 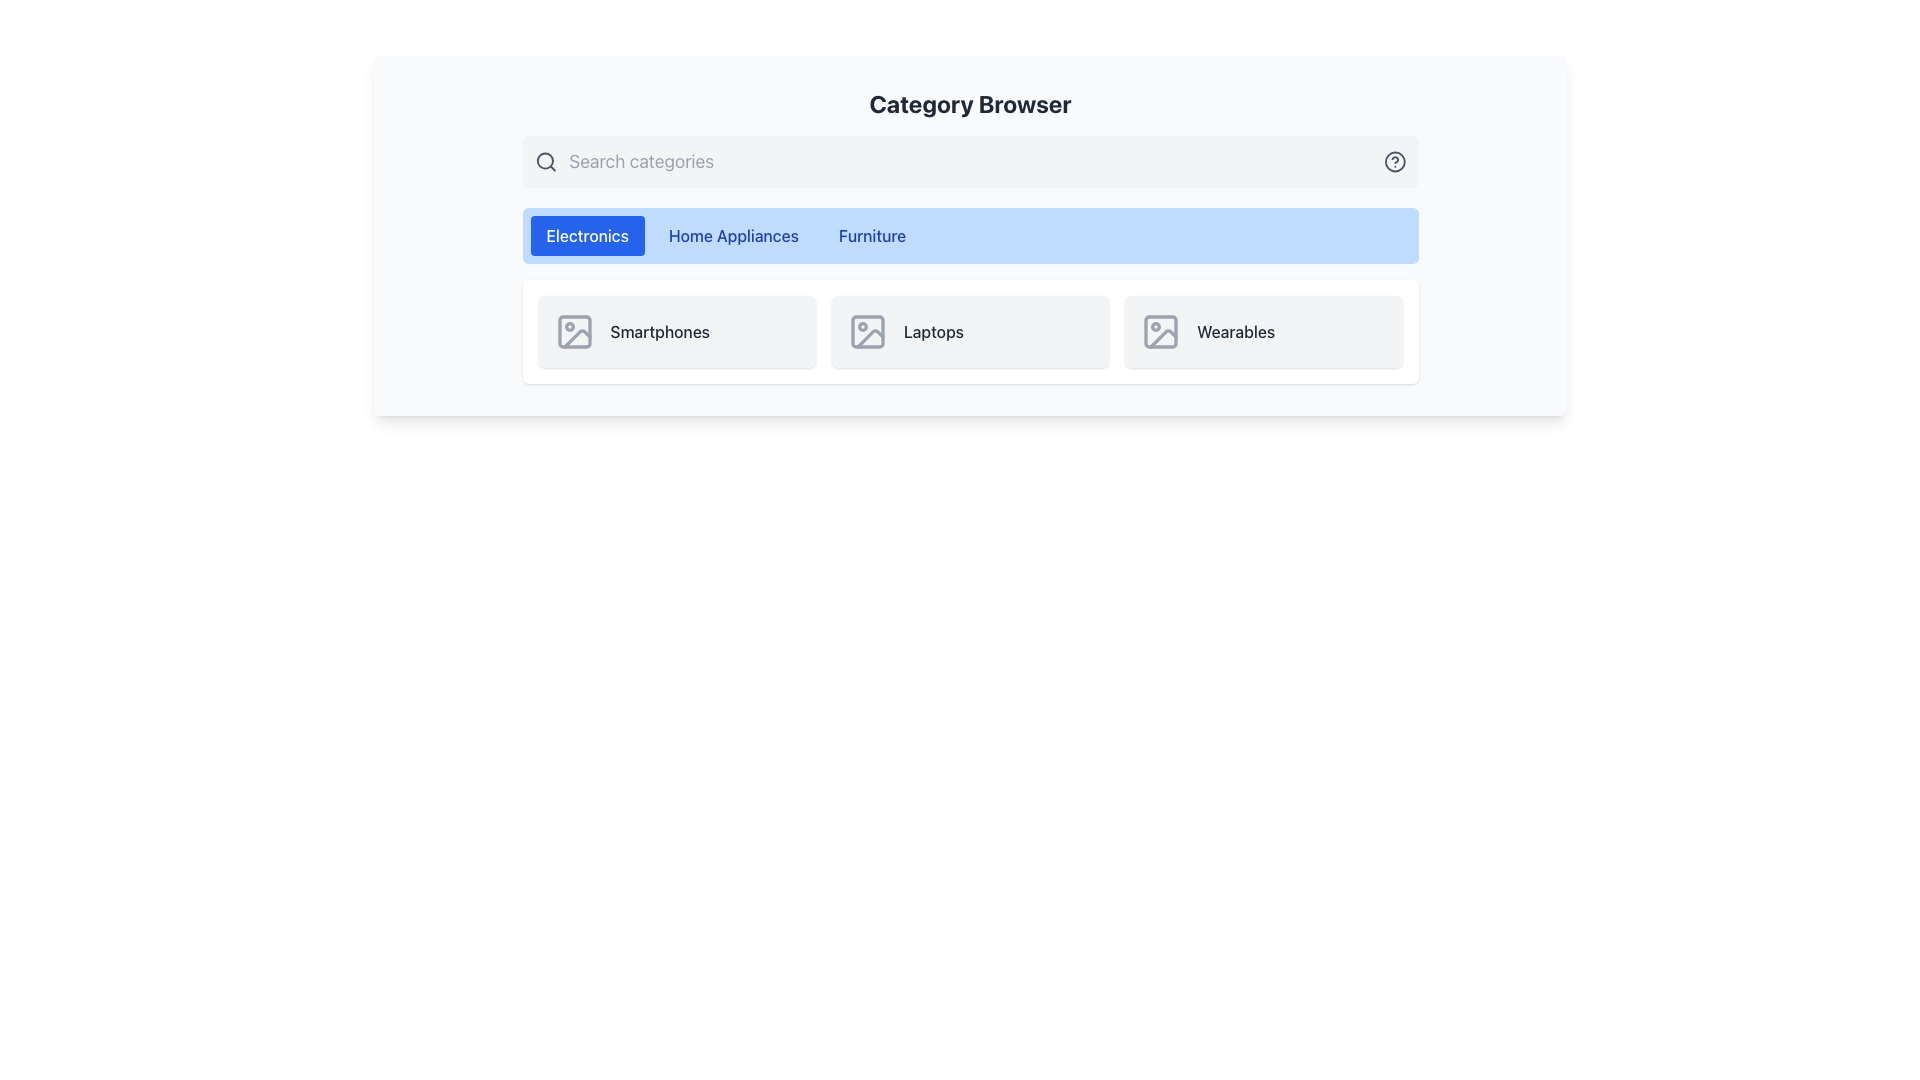 I want to click on the decorative rectangle with rounded corners, filled with light gray color, located inside the image icon on the left side of the row of three image placeholders labeled 'Smartphones,' 'Laptops,' and 'Wearables.', so click(x=573, y=330).